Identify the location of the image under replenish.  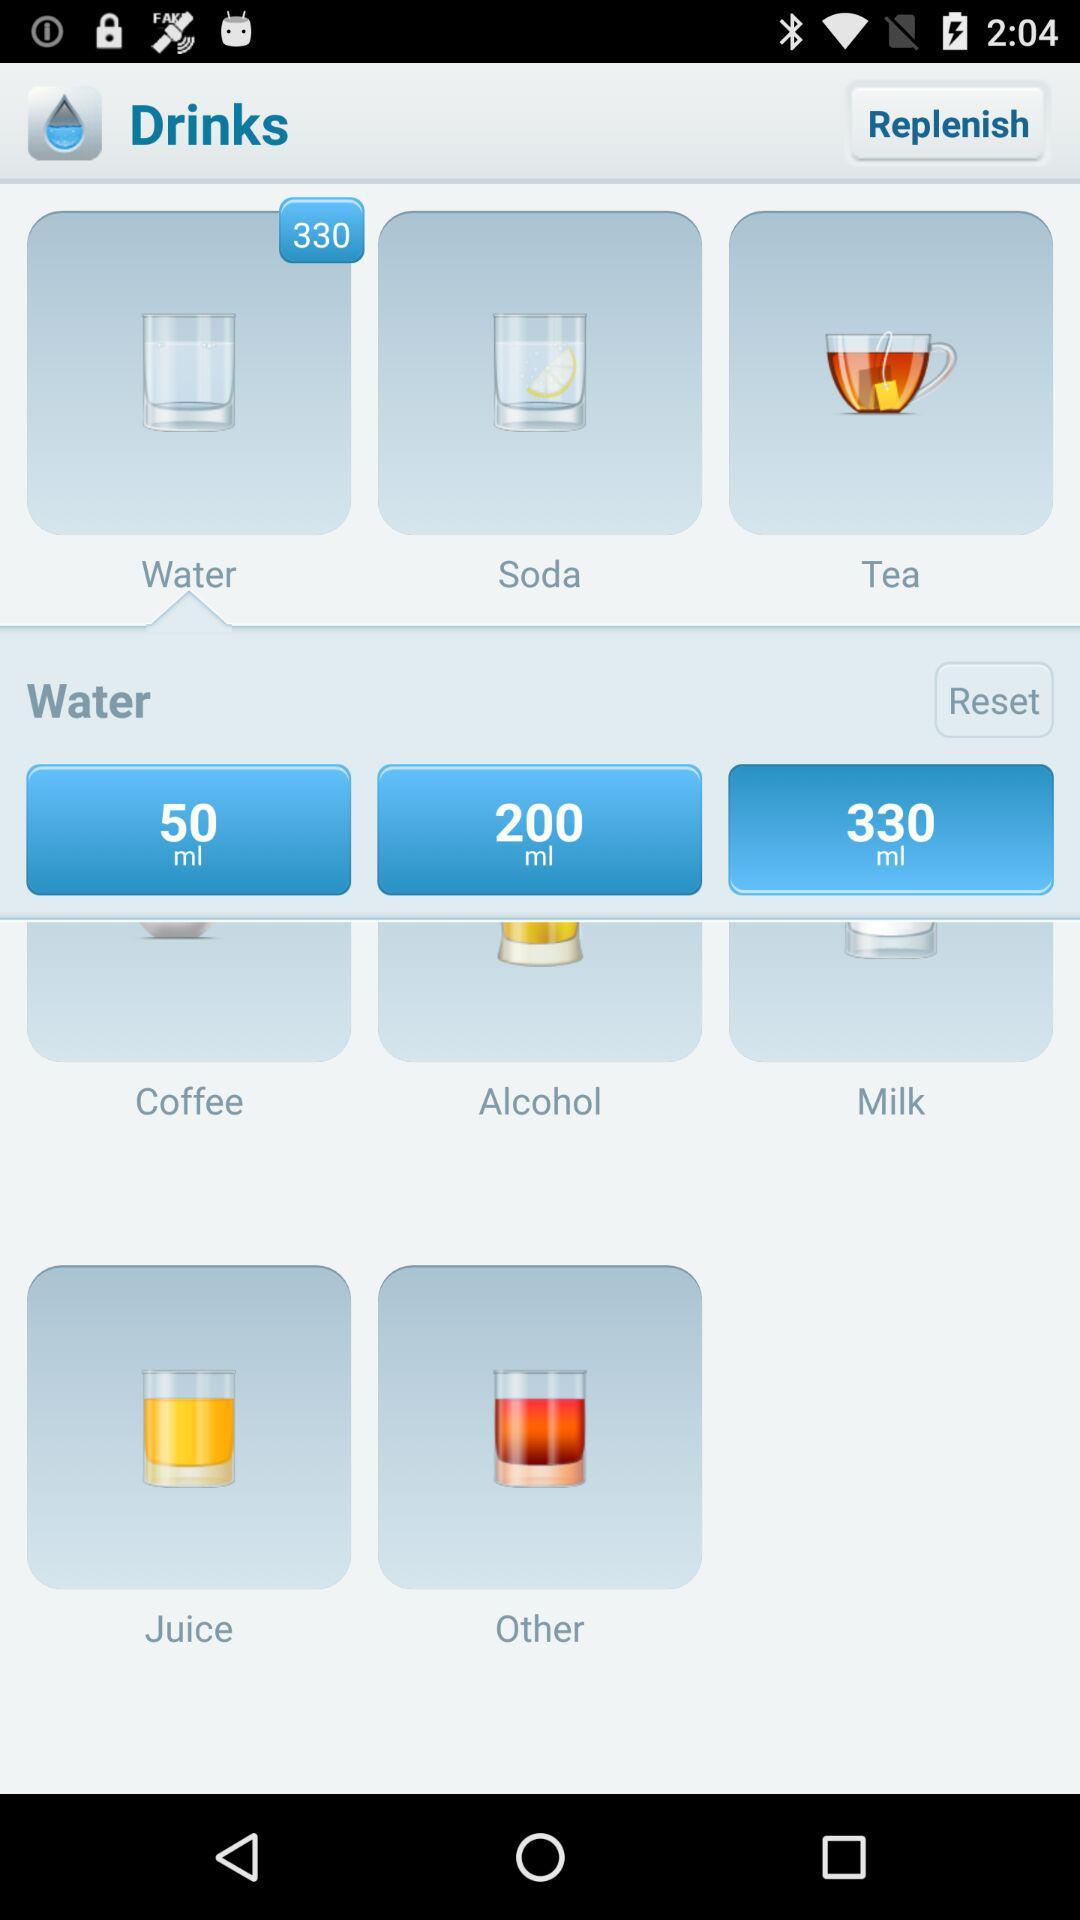
(890, 373).